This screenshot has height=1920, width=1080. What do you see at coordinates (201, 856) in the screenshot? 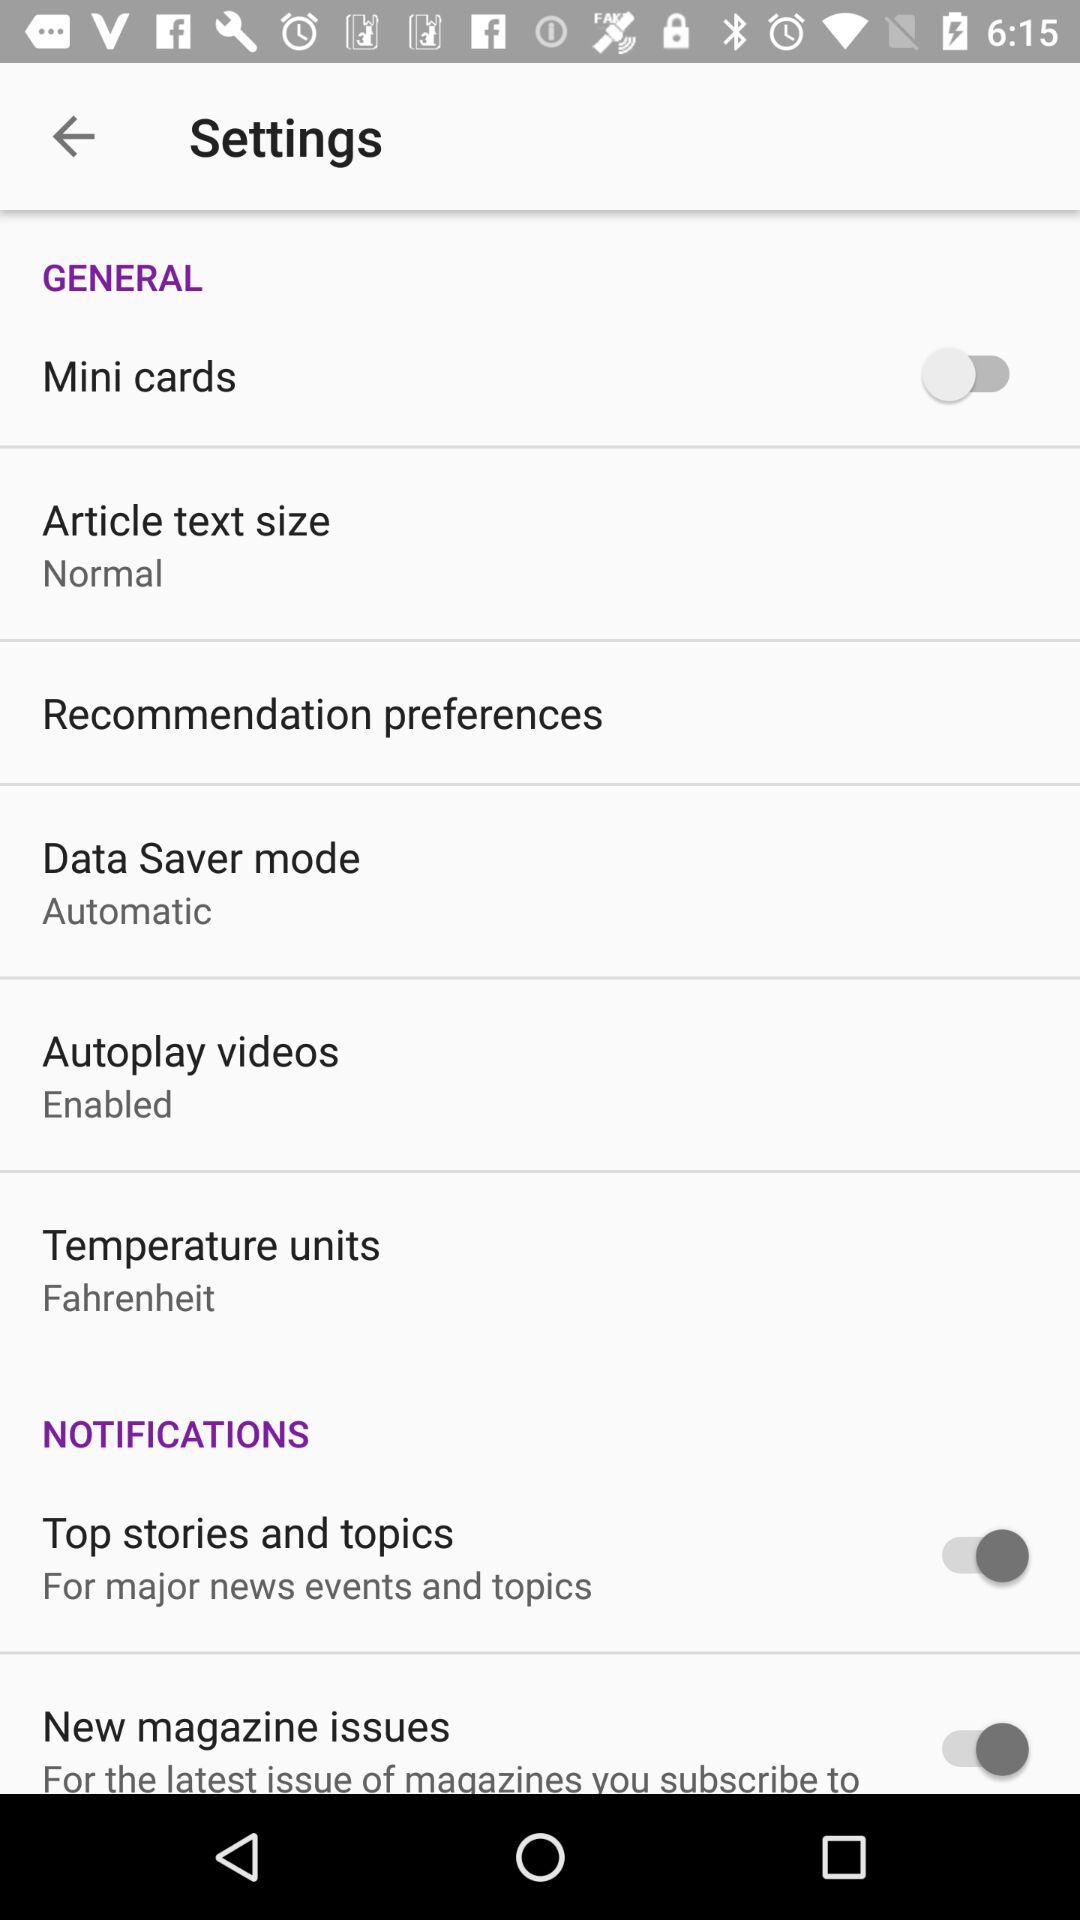
I see `item below the recommendation preferences icon` at bounding box center [201, 856].